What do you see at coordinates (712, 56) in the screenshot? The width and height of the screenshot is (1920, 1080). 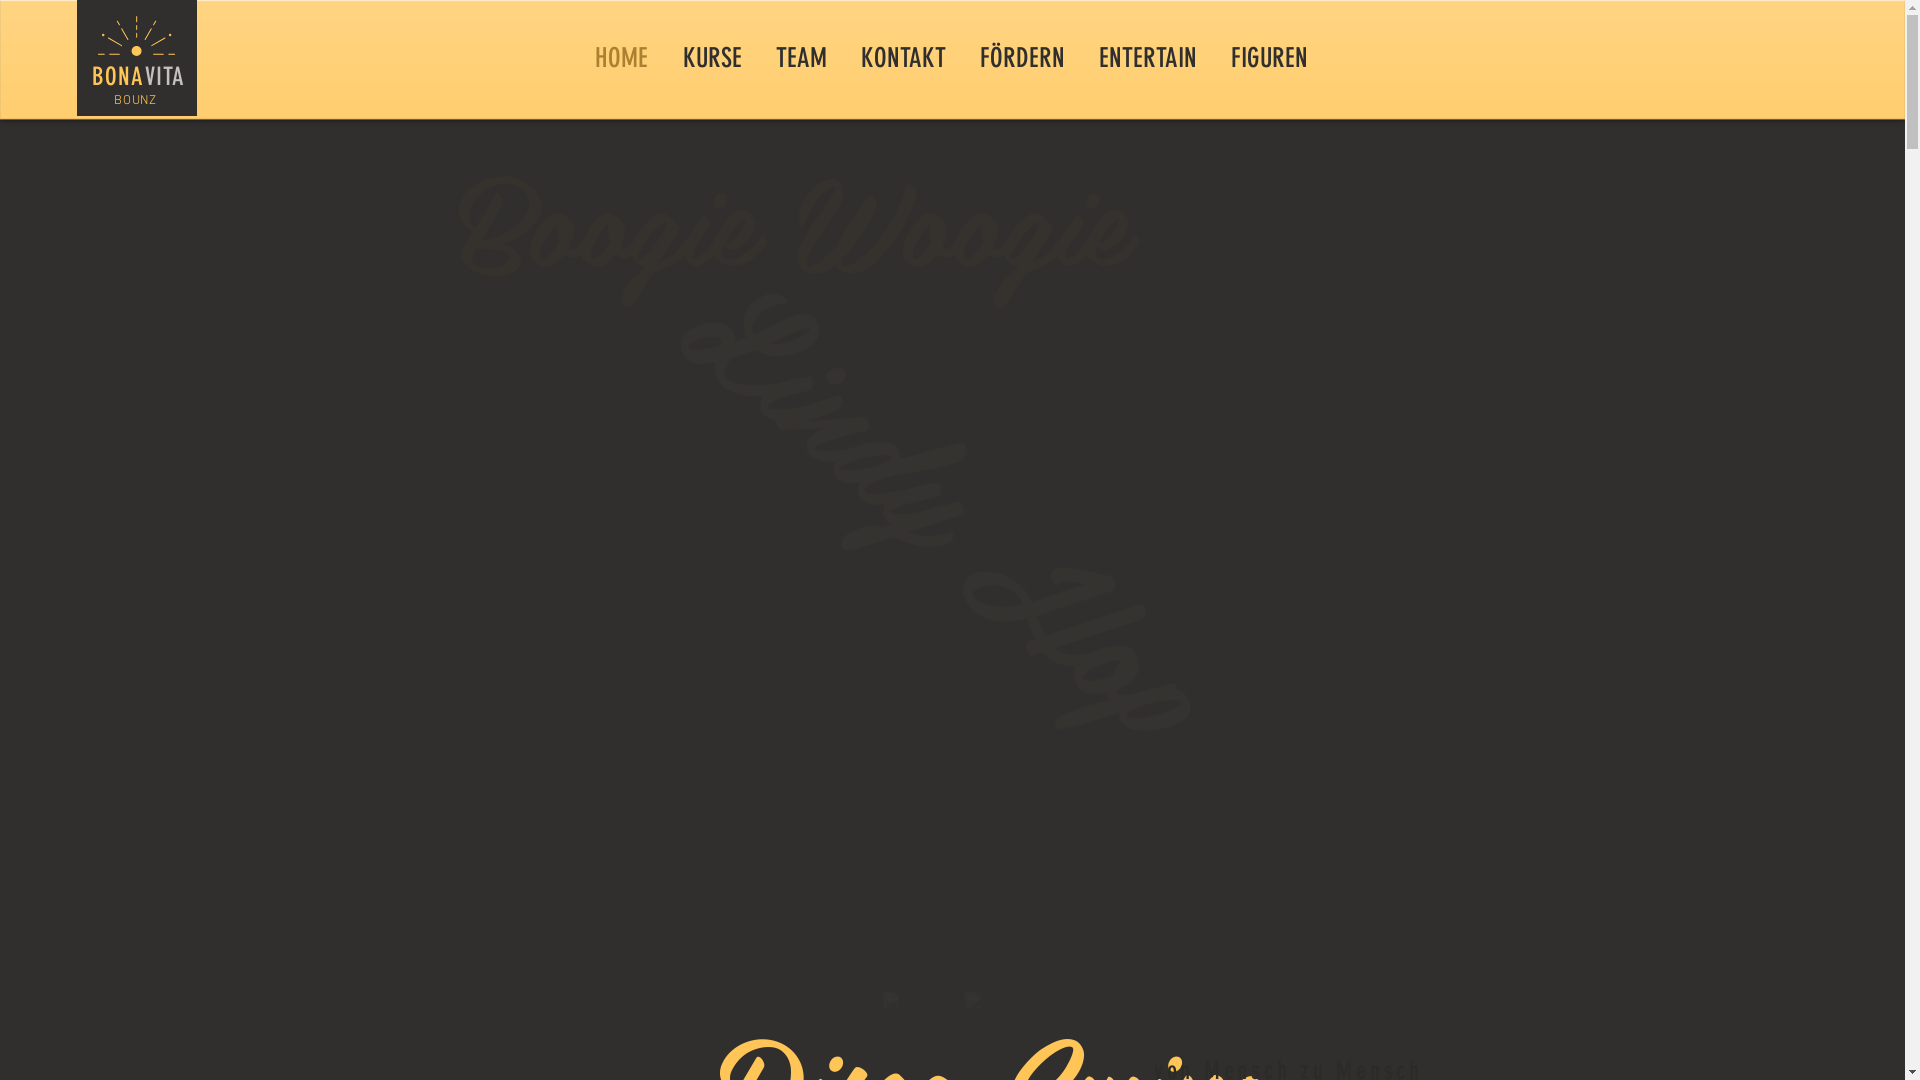 I see `'KURSE'` at bounding box center [712, 56].